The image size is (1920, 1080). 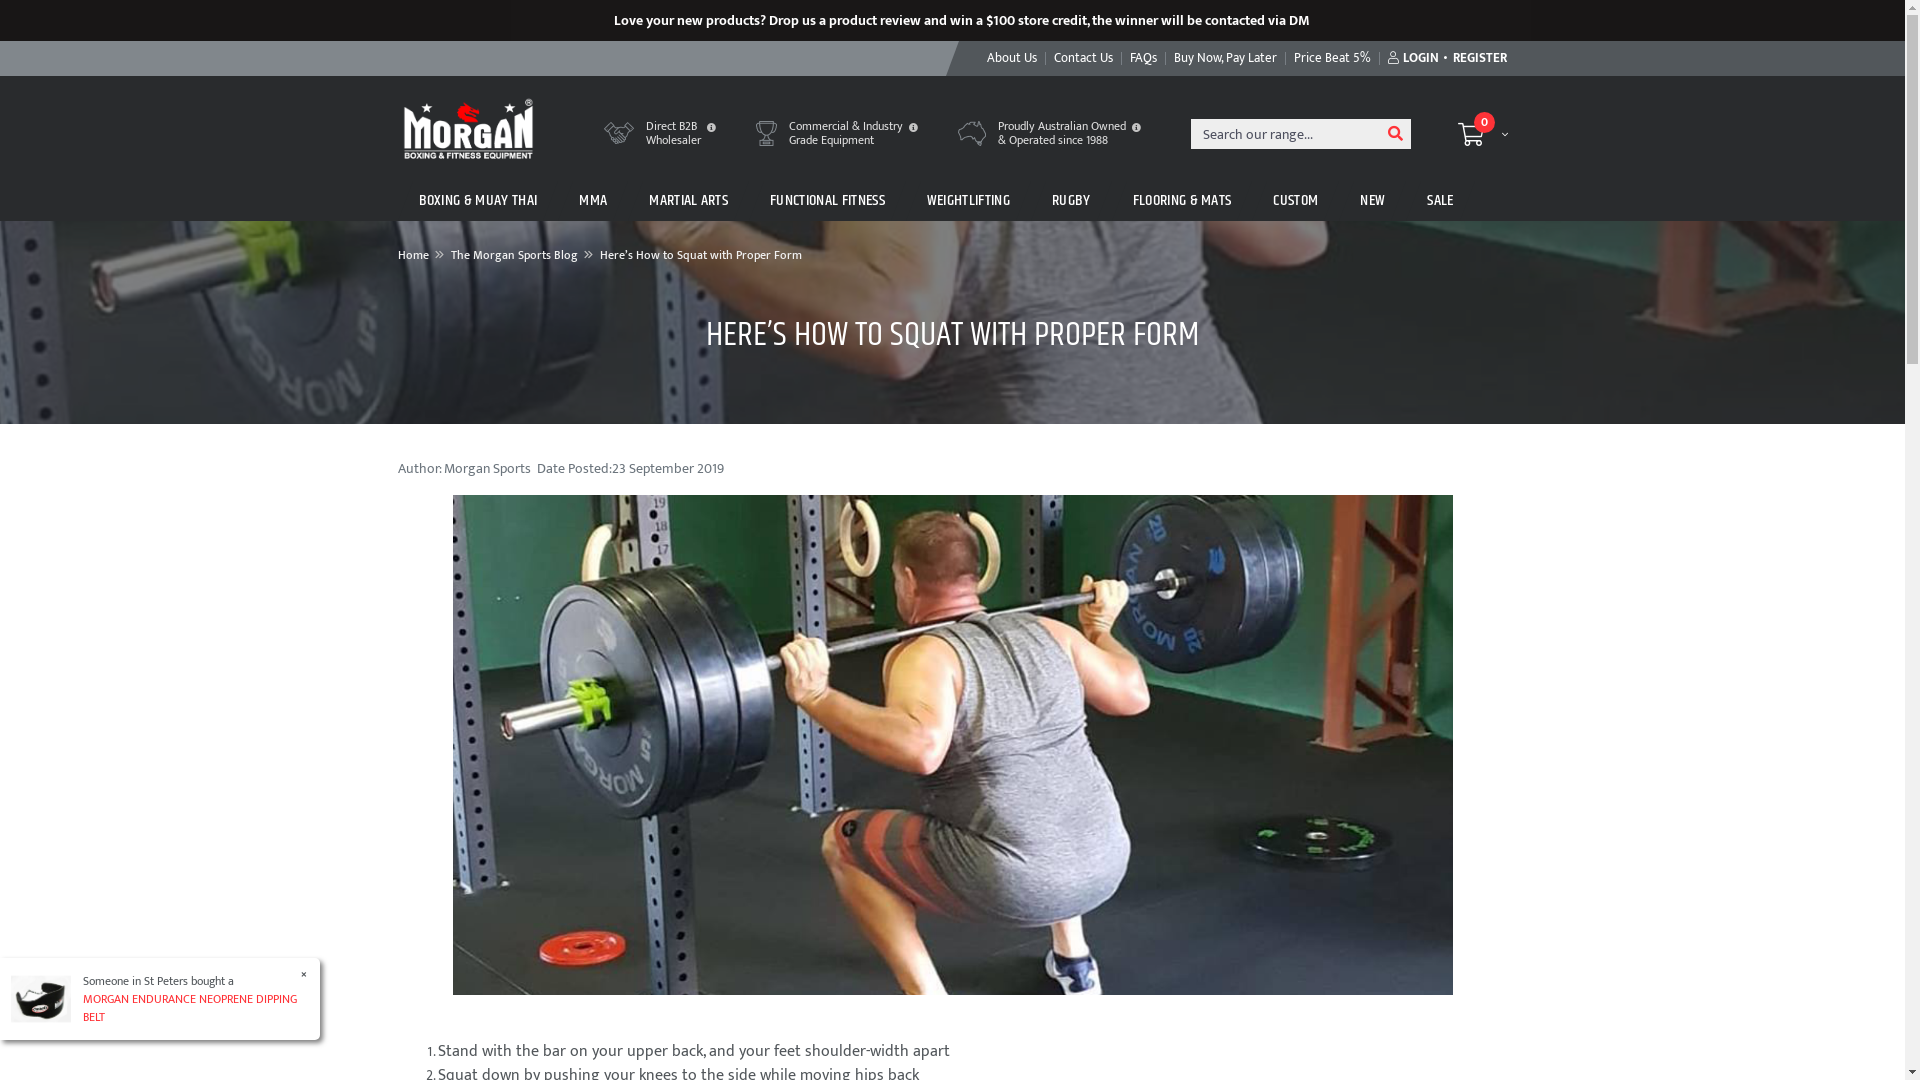 What do you see at coordinates (1012, 57) in the screenshot?
I see `'About Us'` at bounding box center [1012, 57].